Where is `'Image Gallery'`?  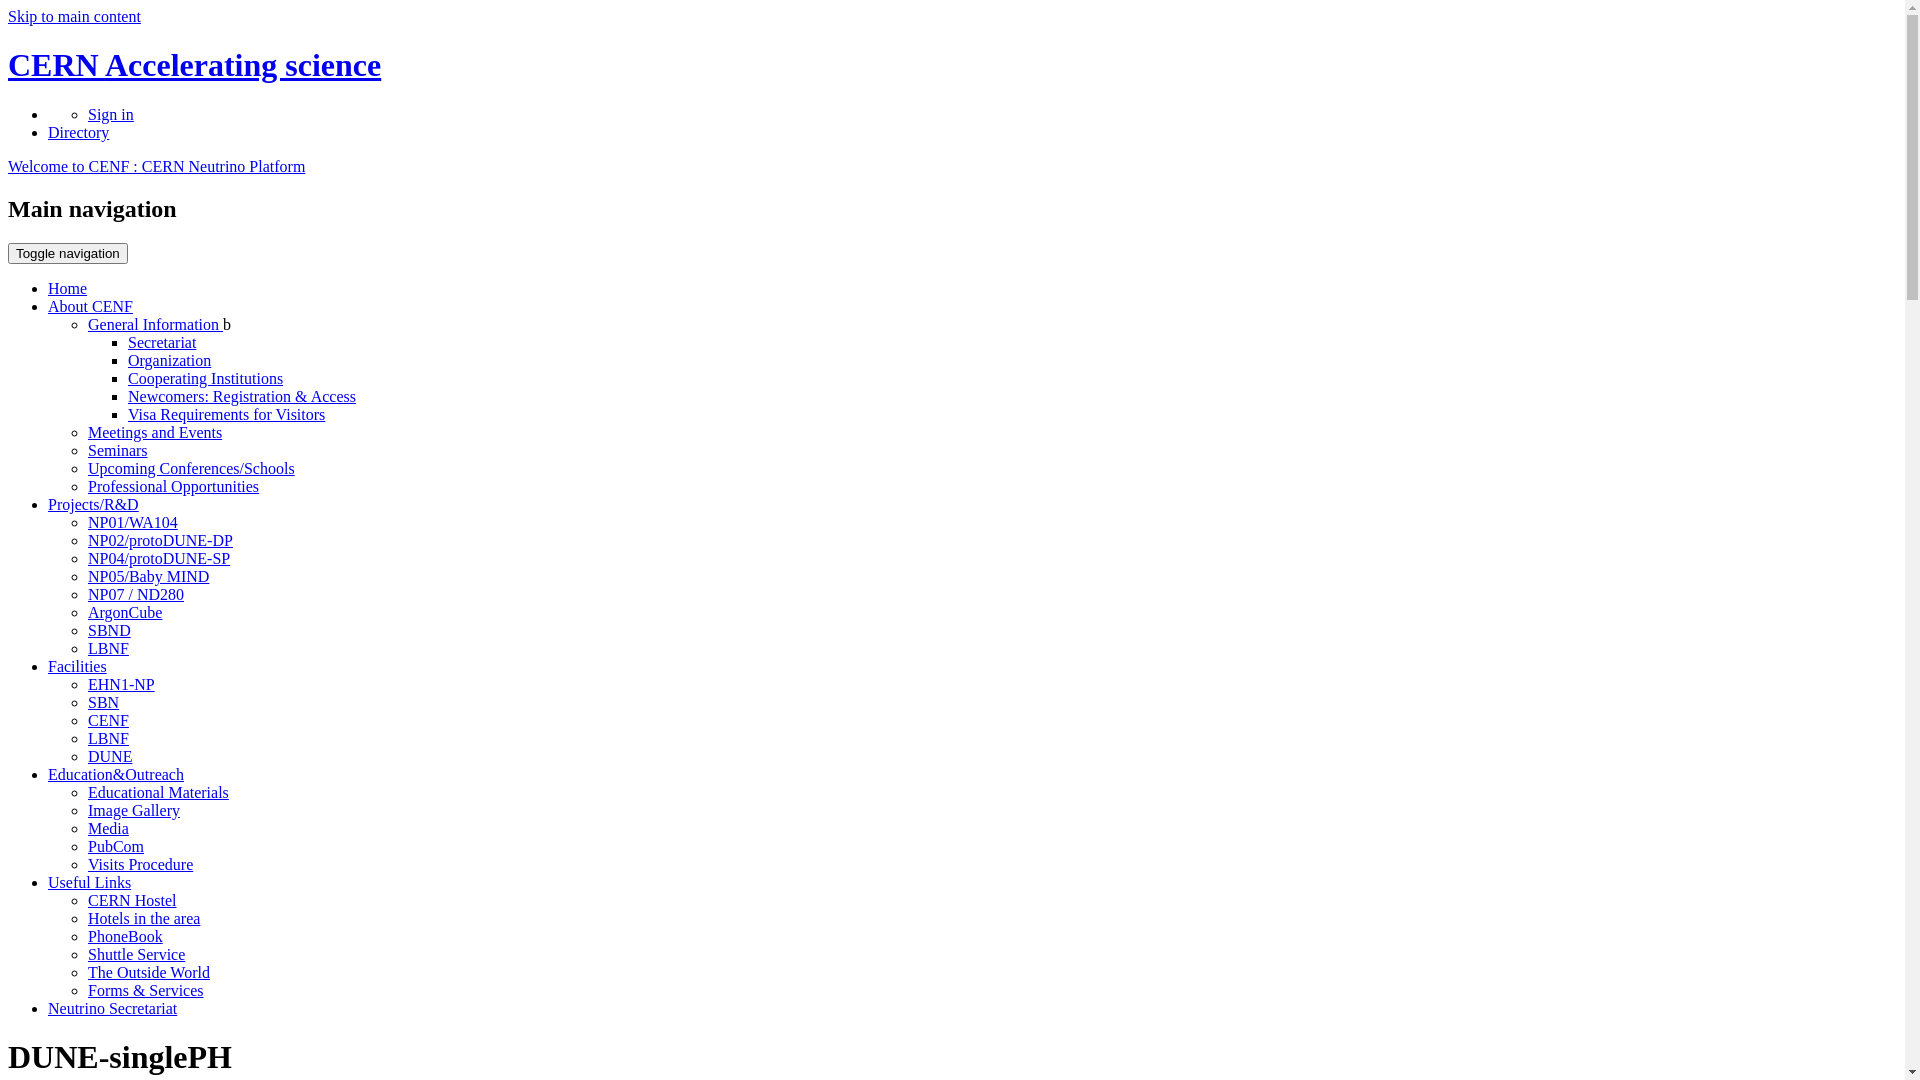
'Image Gallery' is located at coordinates (133, 810).